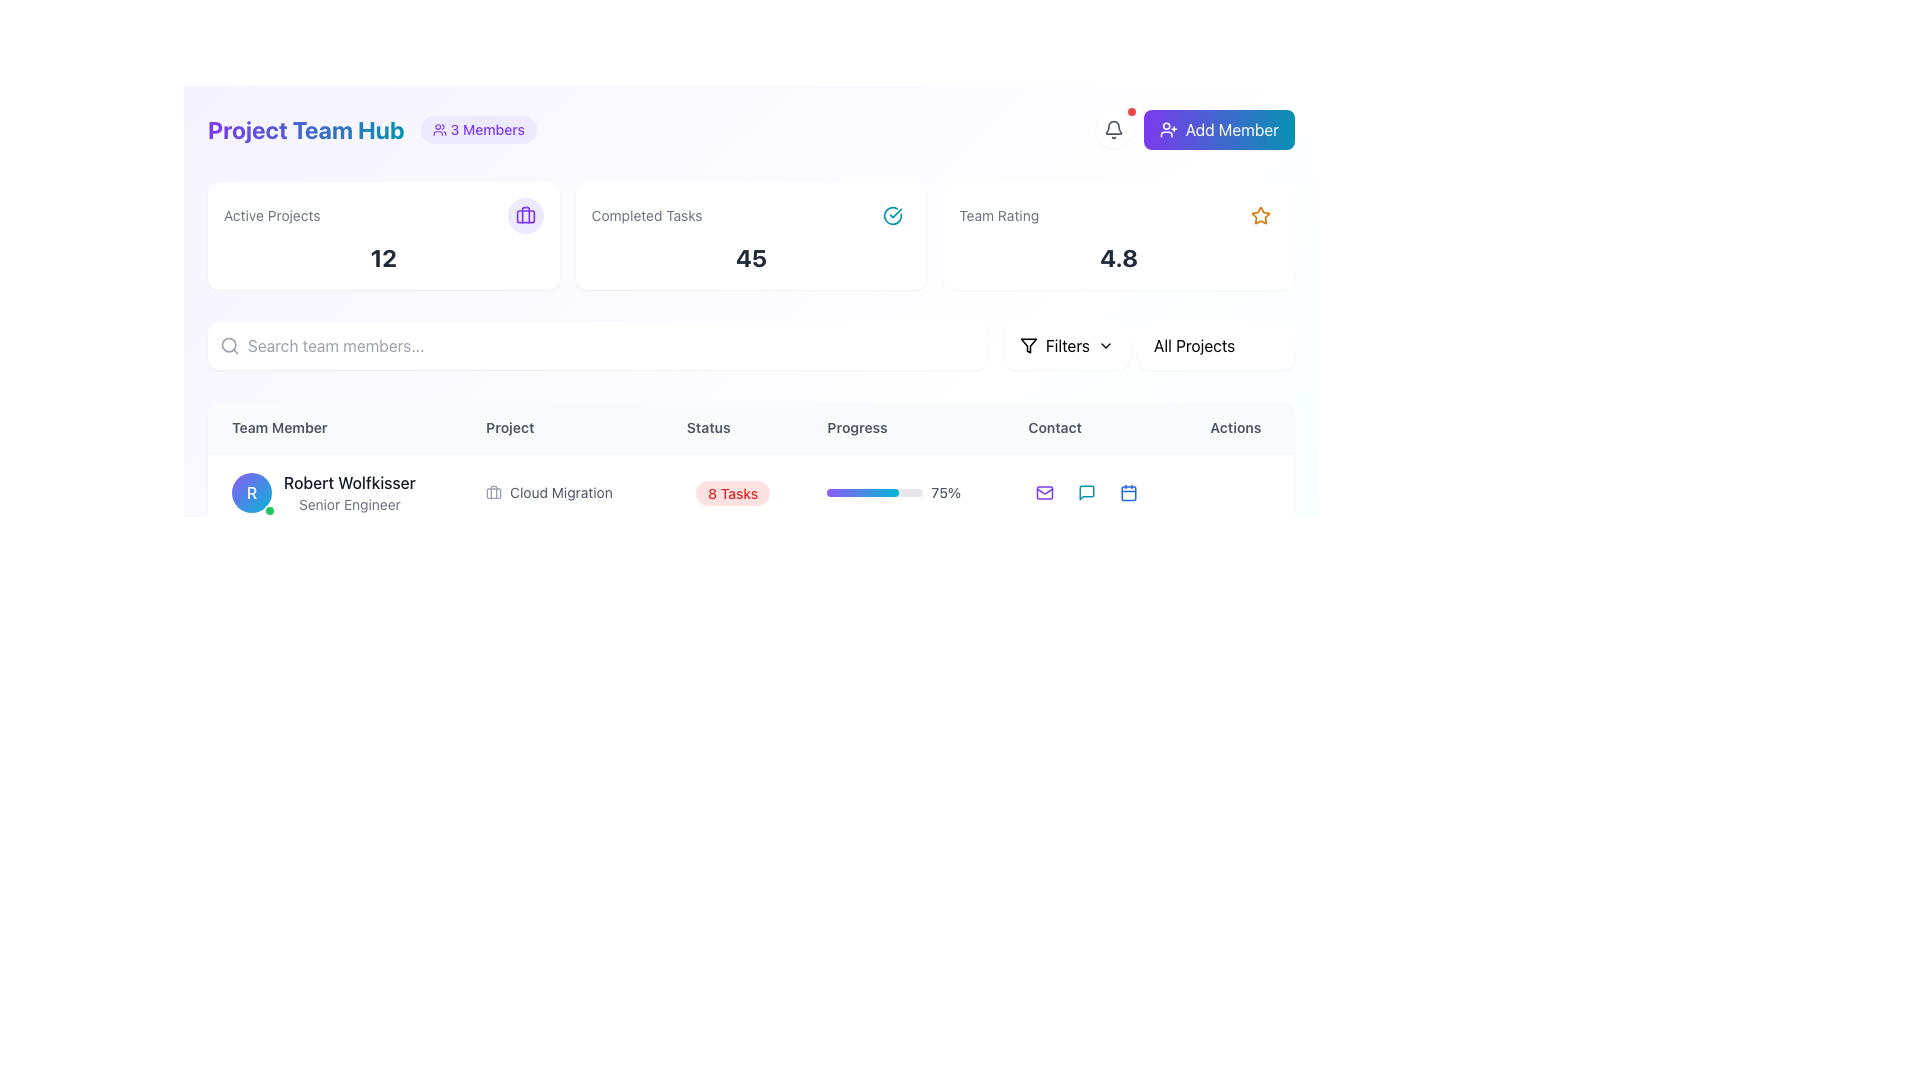  Describe the element at coordinates (1028, 345) in the screenshot. I see `the filtering icon located to the left of the 'Filters' button, which indicates filtering functionality and is positioned on the right-hand side of the interface` at that location.